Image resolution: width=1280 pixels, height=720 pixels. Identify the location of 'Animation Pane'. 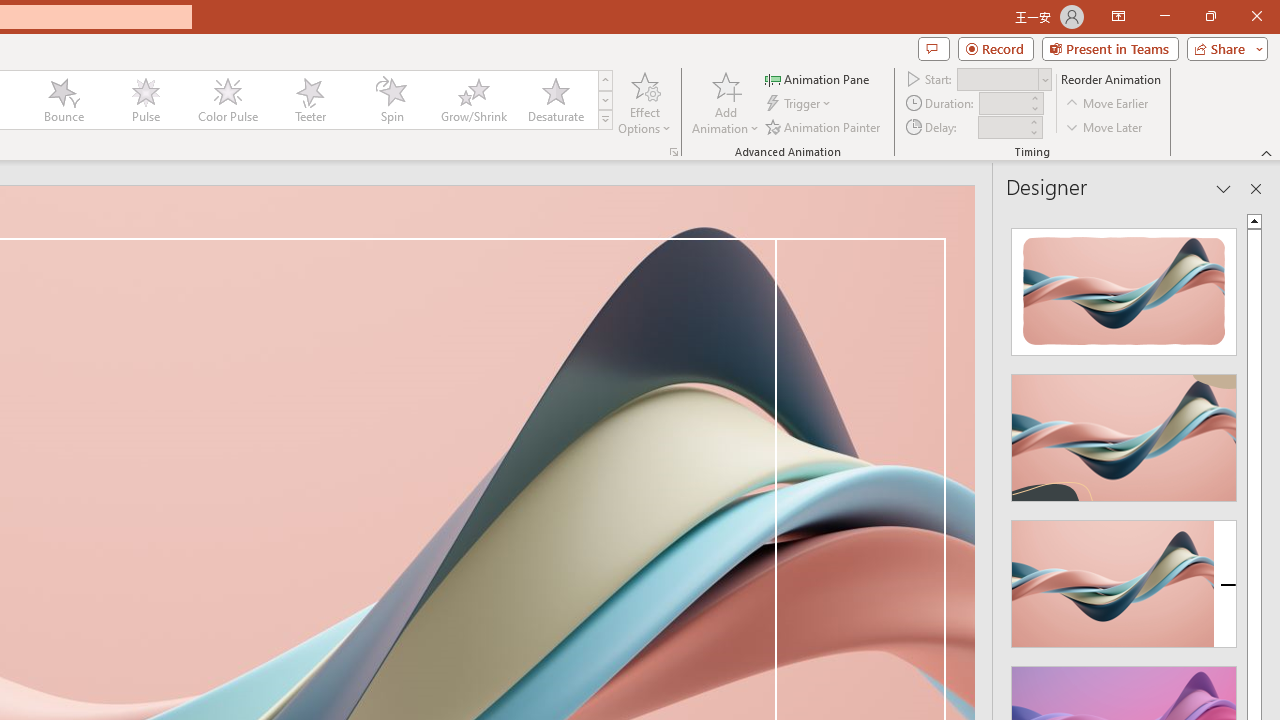
(818, 78).